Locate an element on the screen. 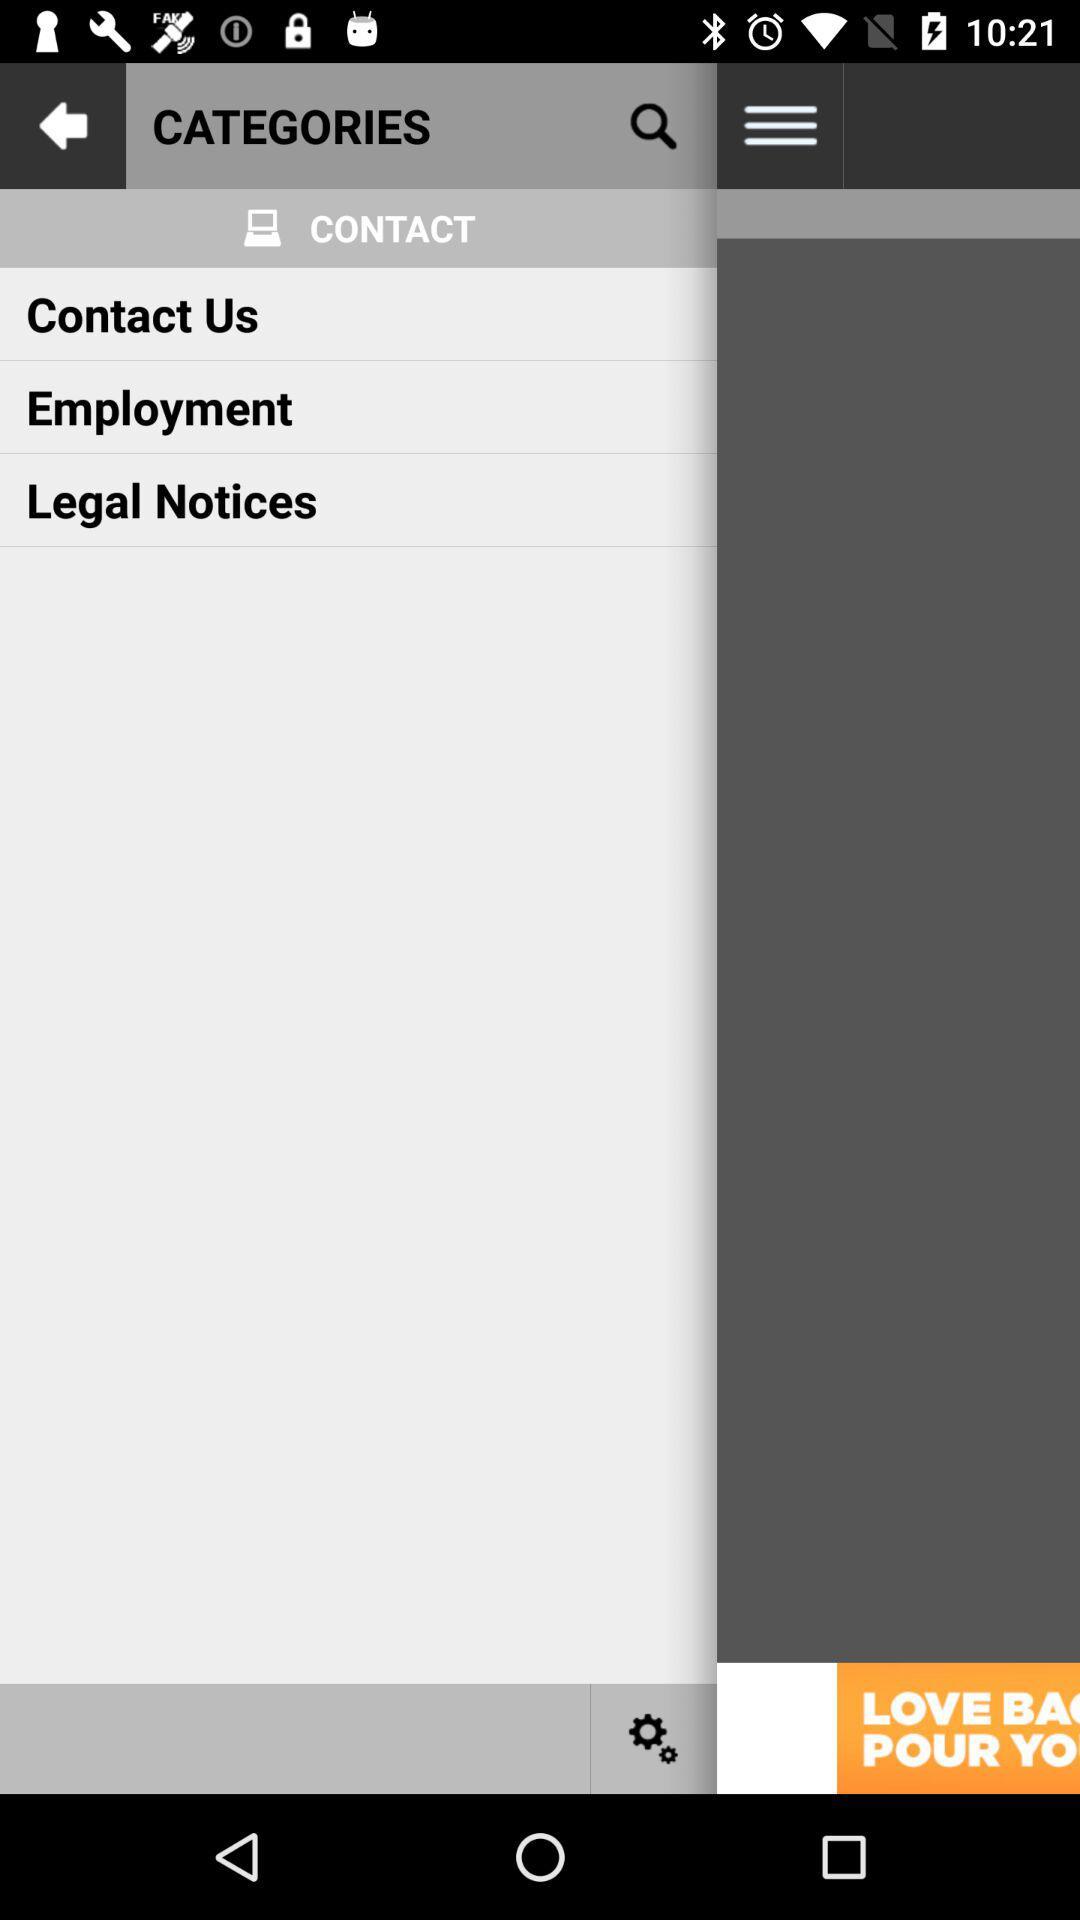 The height and width of the screenshot is (1920, 1080). the search icon is located at coordinates (654, 124).